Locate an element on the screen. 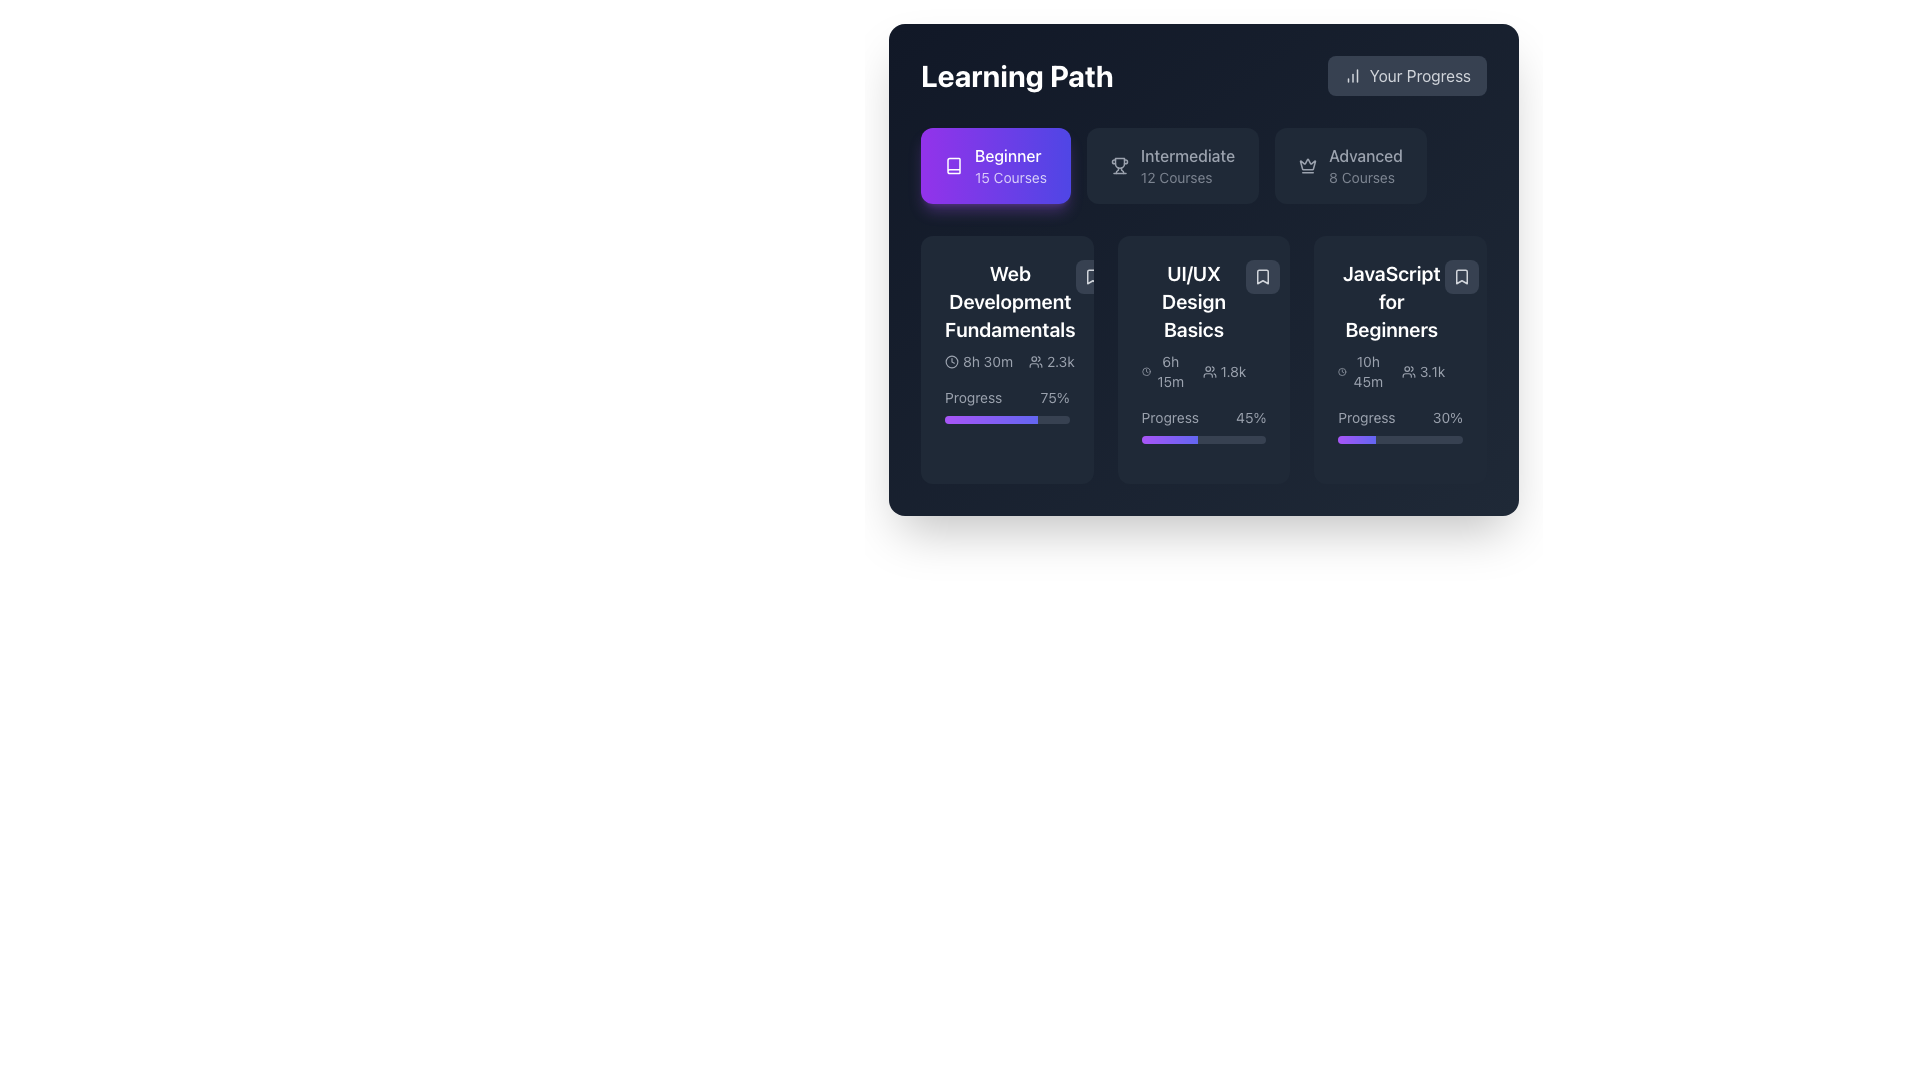 This screenshot has width=1920, height=1080. progress information from the progress bar labeled 'Progress' with '30%' indicating the completion percentage in the 'JavaScript for Beginners' card is located at coordinates (1399, 424).